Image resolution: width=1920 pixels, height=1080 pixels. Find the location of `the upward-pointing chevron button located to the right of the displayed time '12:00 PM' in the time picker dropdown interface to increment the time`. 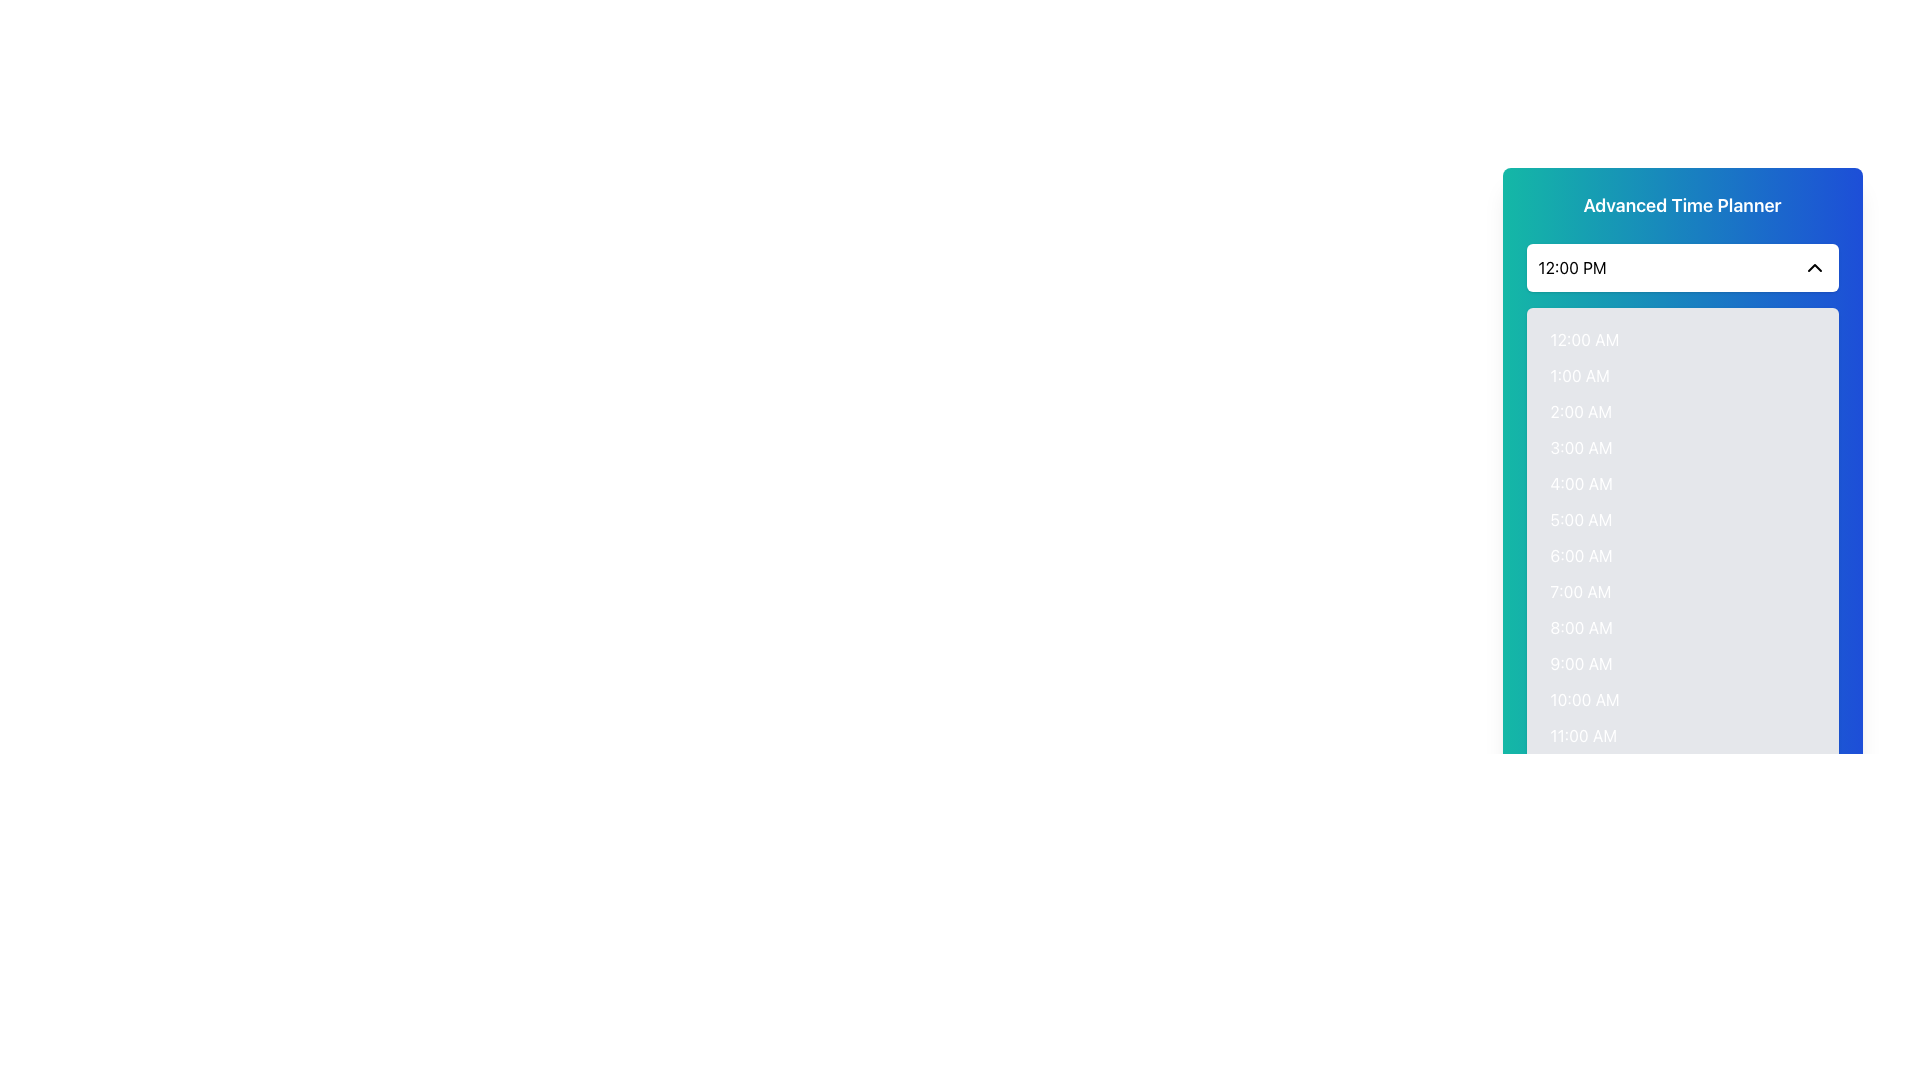

the upward-pointing chevron button located to the right of the displayed time '12:00 PM' in the time picker dropdown interface to increment the time is located at coordinates (1814, 266).